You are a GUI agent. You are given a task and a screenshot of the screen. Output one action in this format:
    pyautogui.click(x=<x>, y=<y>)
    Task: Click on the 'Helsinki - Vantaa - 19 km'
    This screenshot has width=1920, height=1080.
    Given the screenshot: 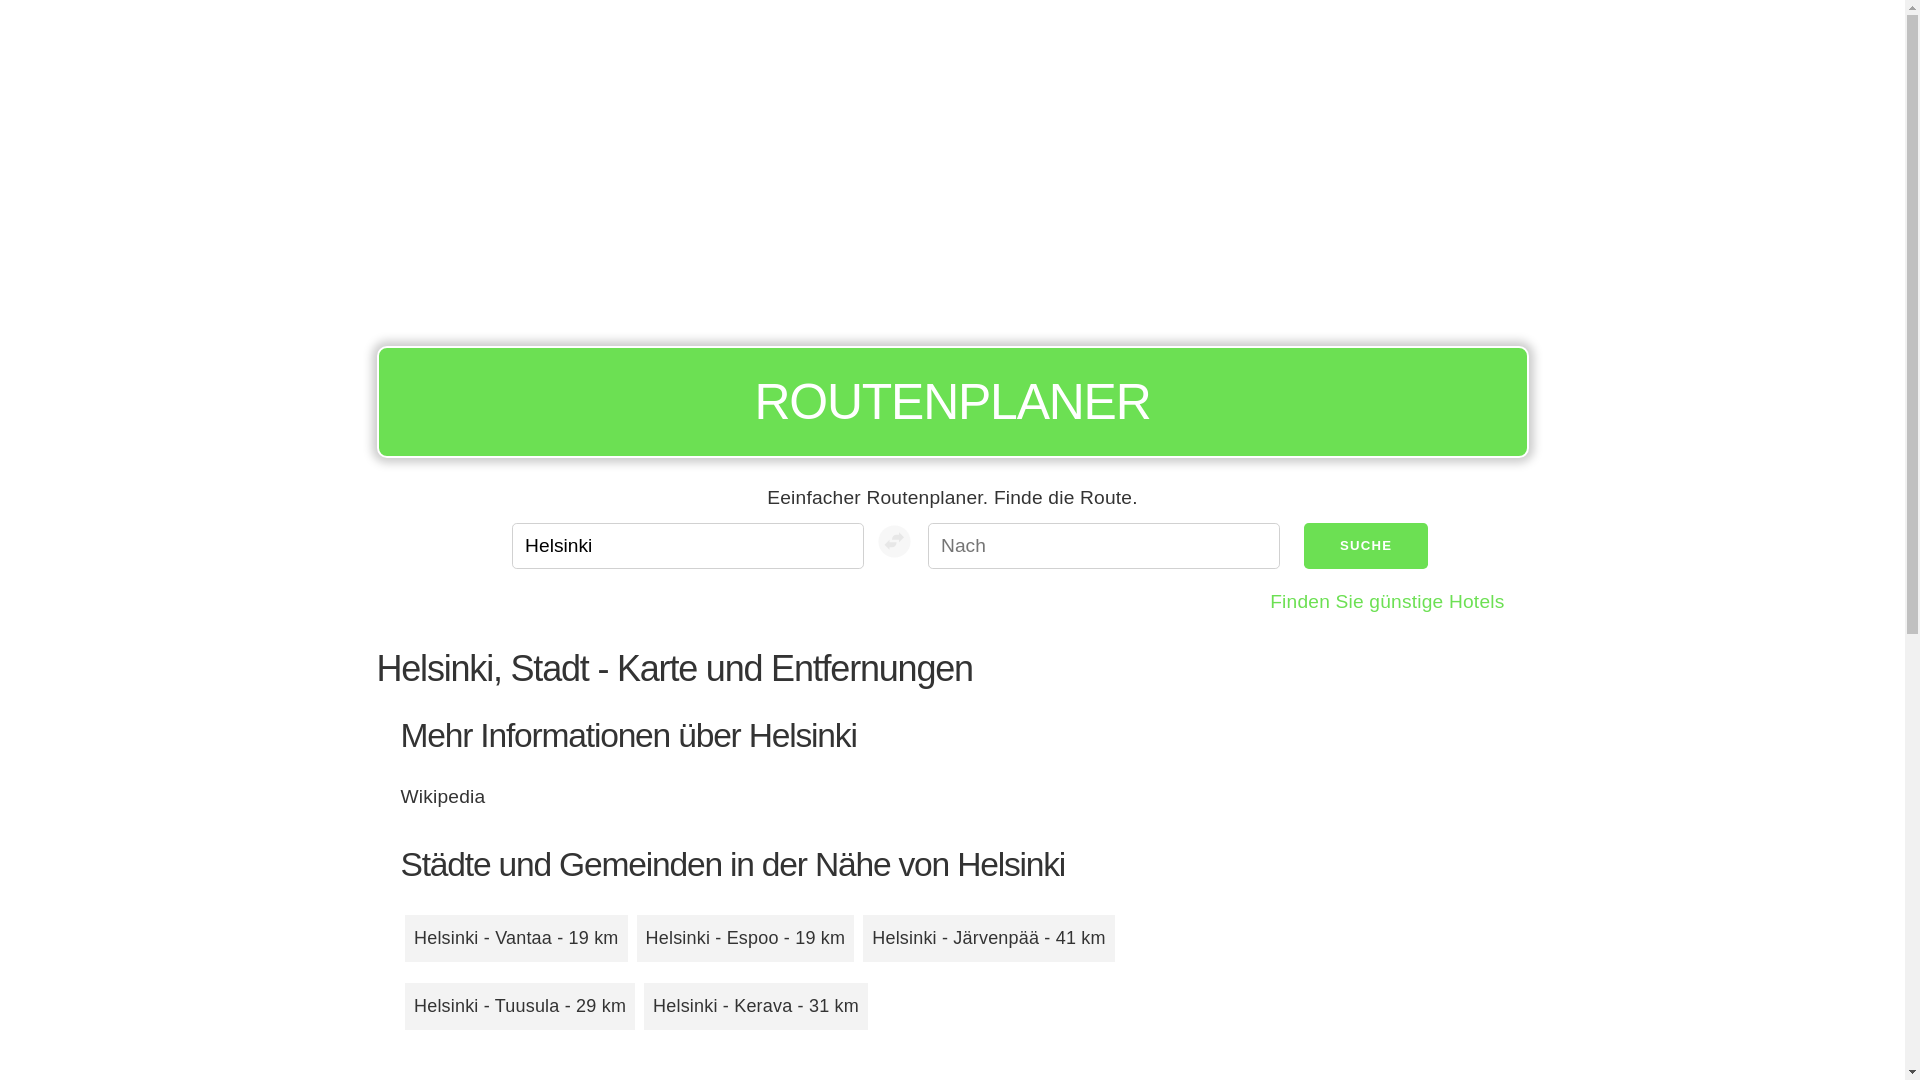 What is the action you would take?
    pyautogui.click(x=516, y=938)
    